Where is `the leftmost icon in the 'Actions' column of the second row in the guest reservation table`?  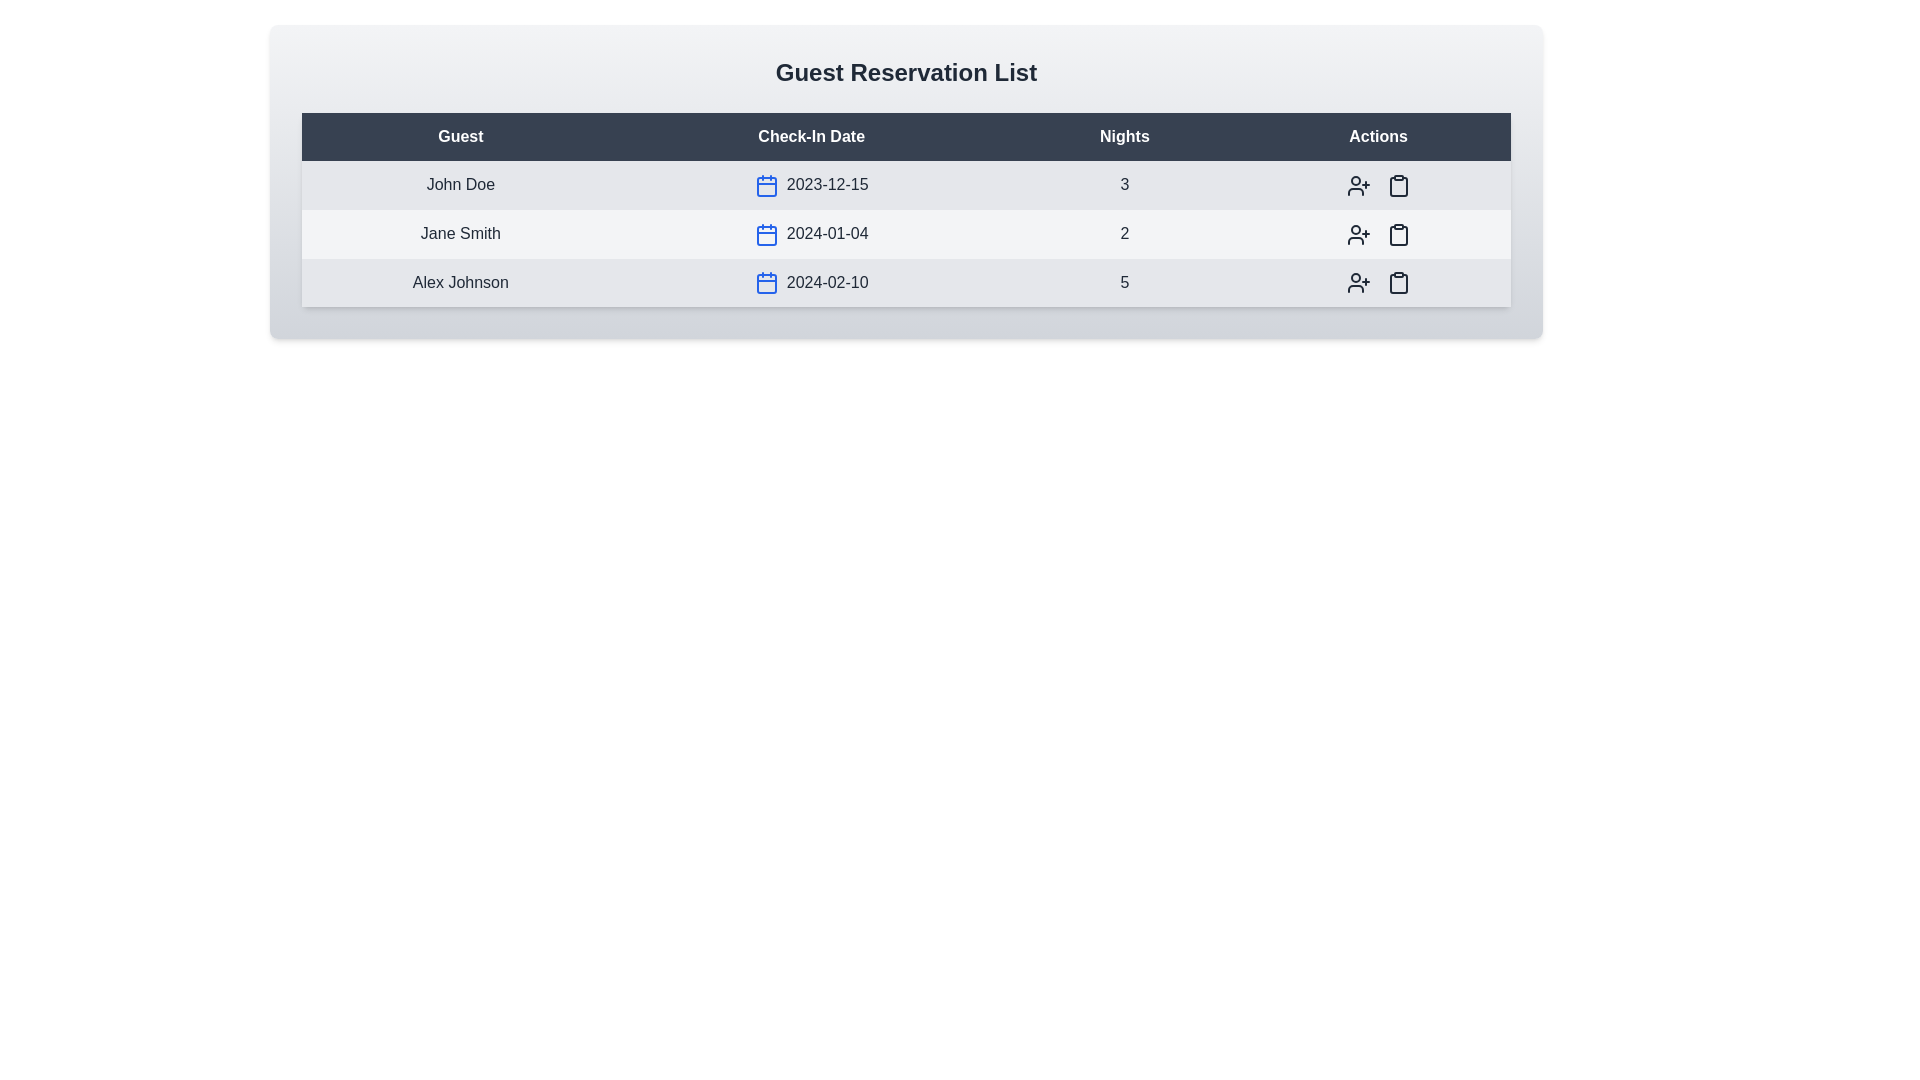
the leftmost icon in the 'Actions' column of the second row in the guest reservation table is located at coordinates (1358, 233).